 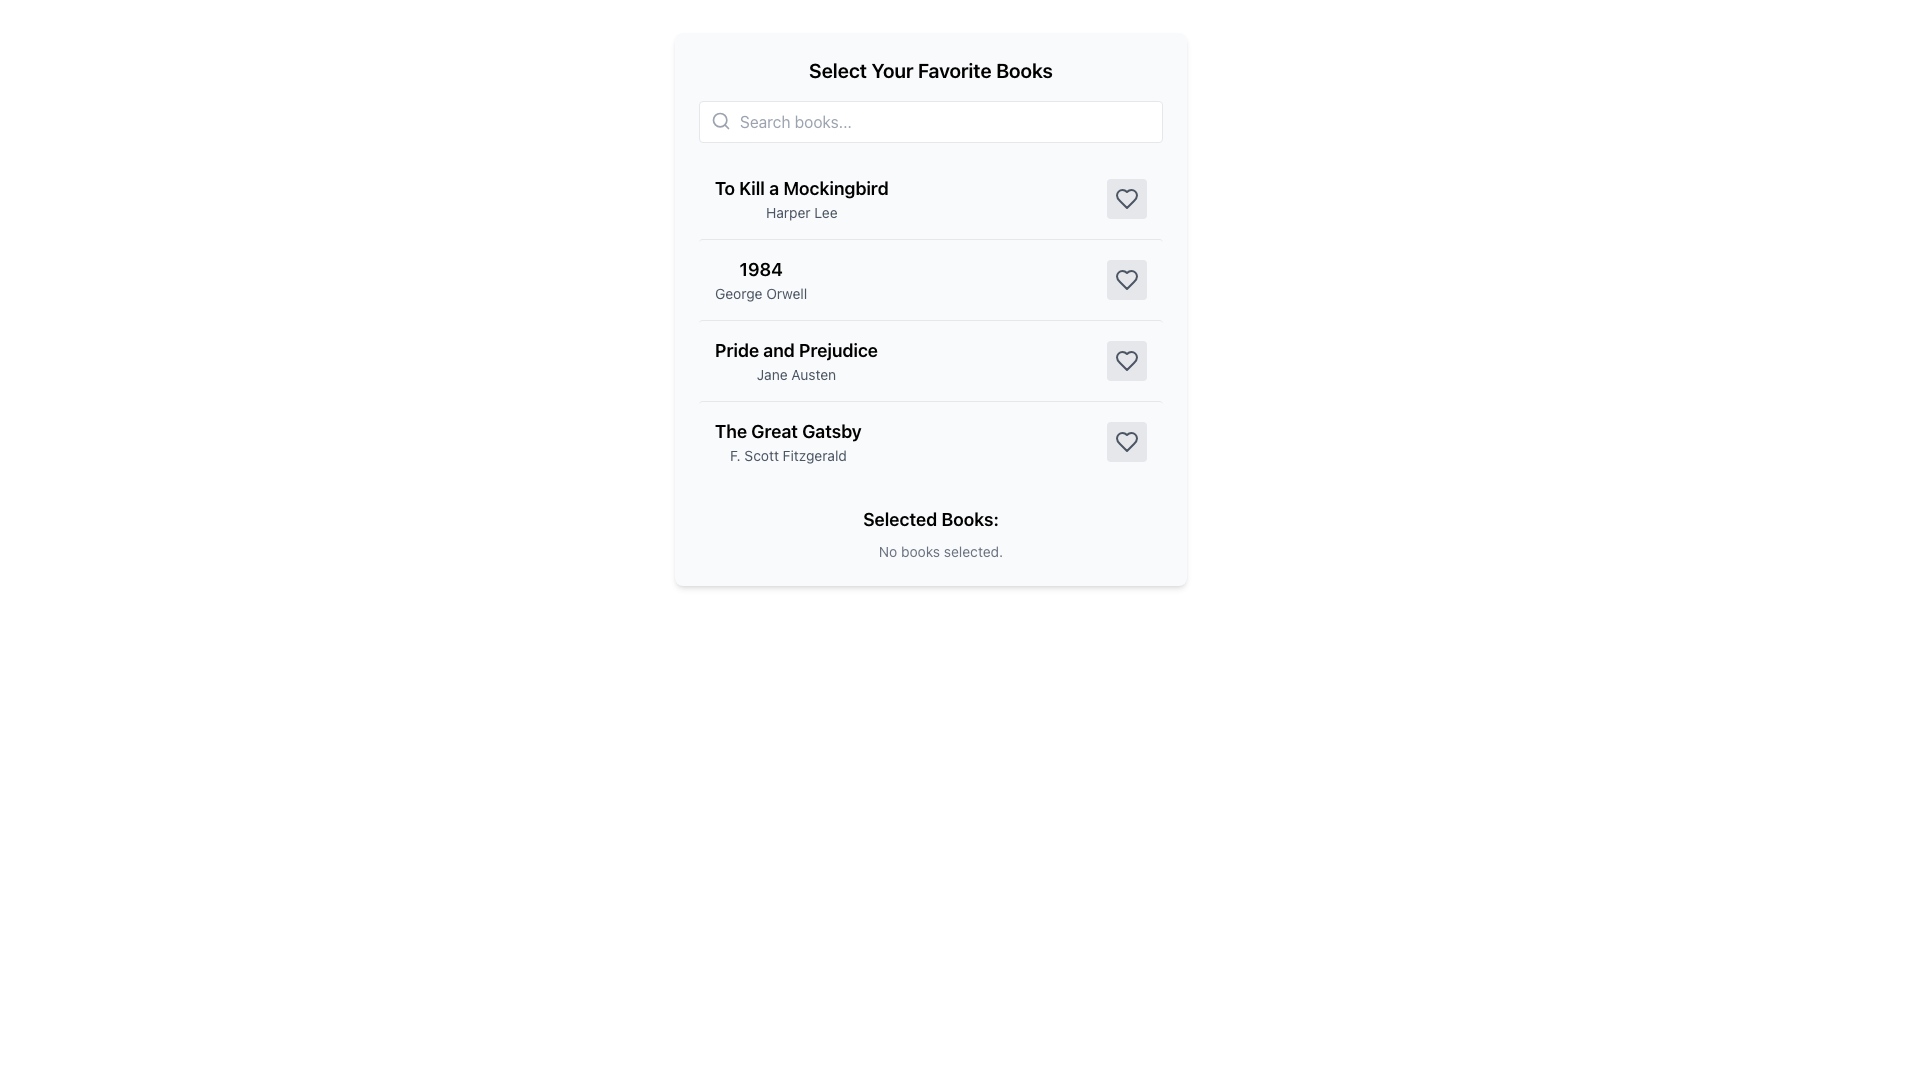 I want to click on the textual label displaying the name 'Jane Austen', which is styled in a smaller gray font and positioned directly underneath the 'Pride and Prejudice' title text, so click(x=795, y=374).